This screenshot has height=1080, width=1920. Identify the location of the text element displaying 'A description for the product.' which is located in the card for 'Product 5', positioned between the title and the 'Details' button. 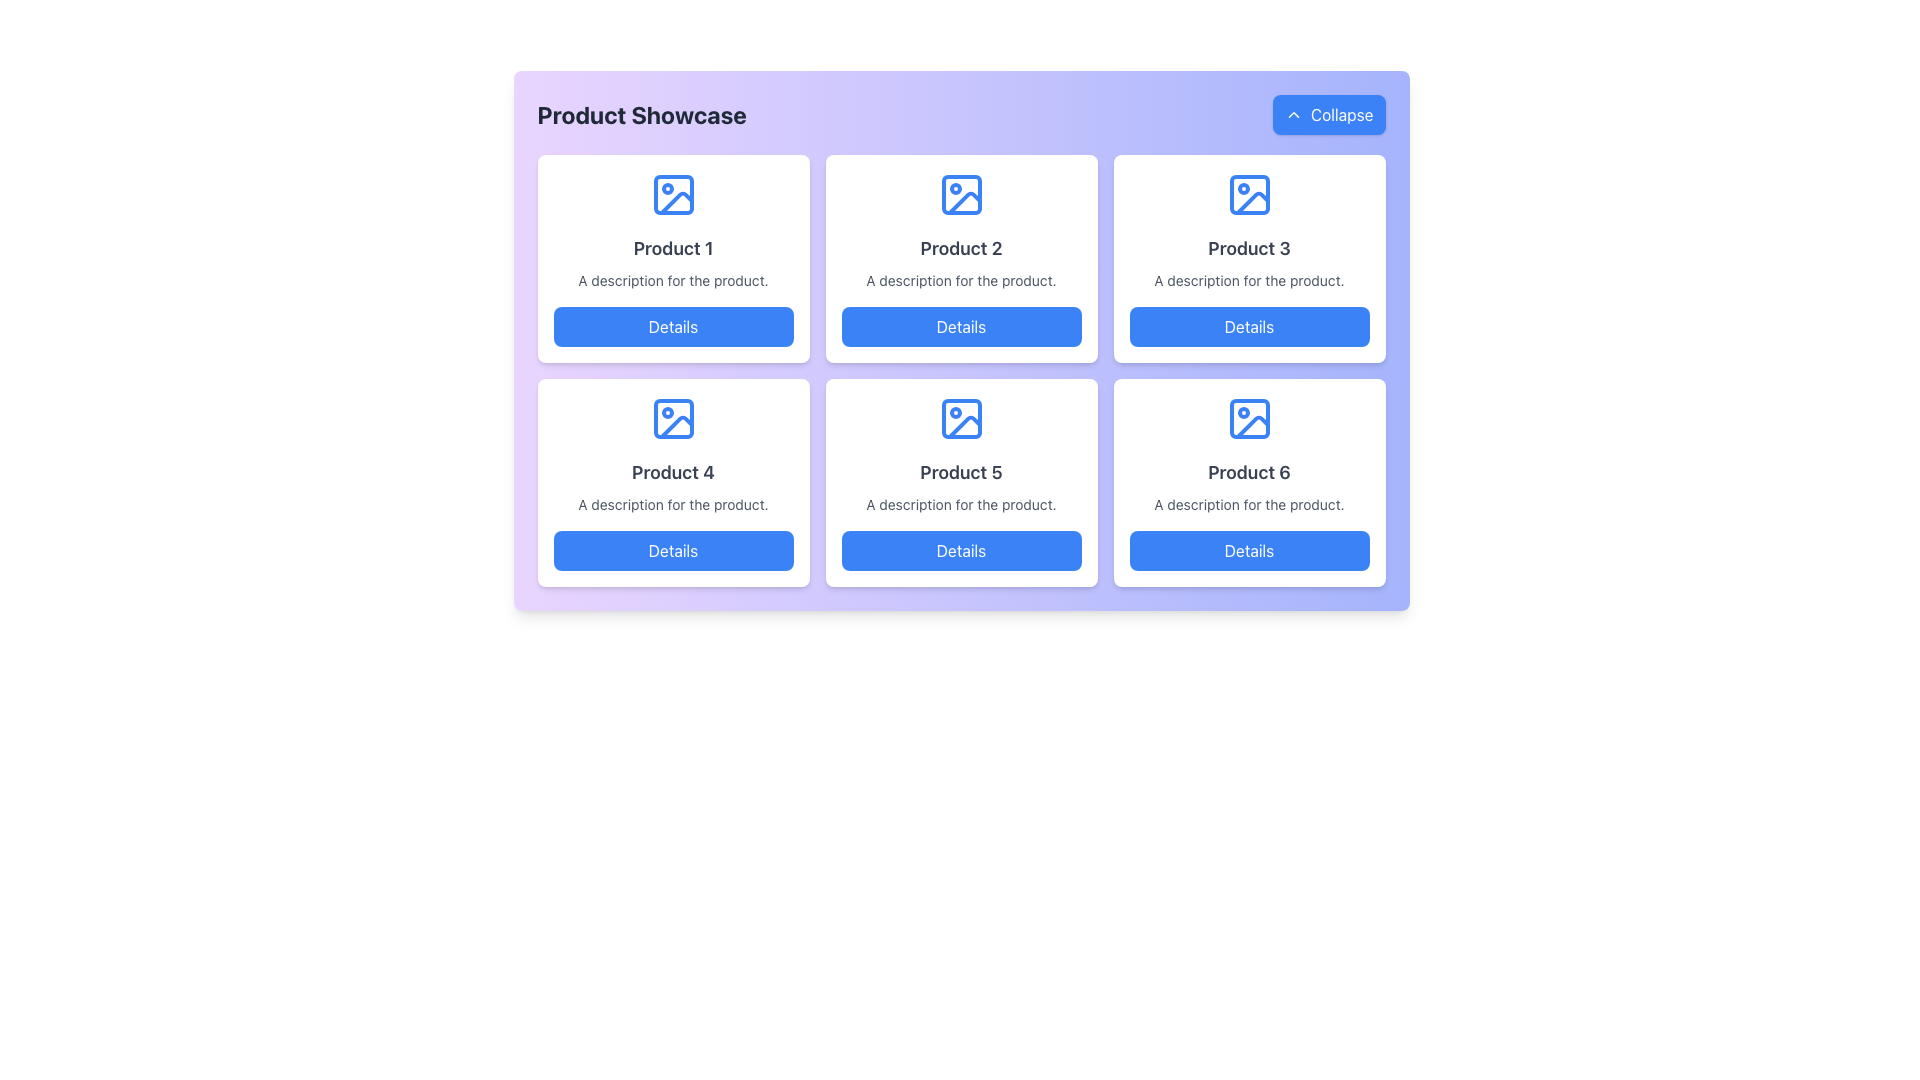
(961, 504).